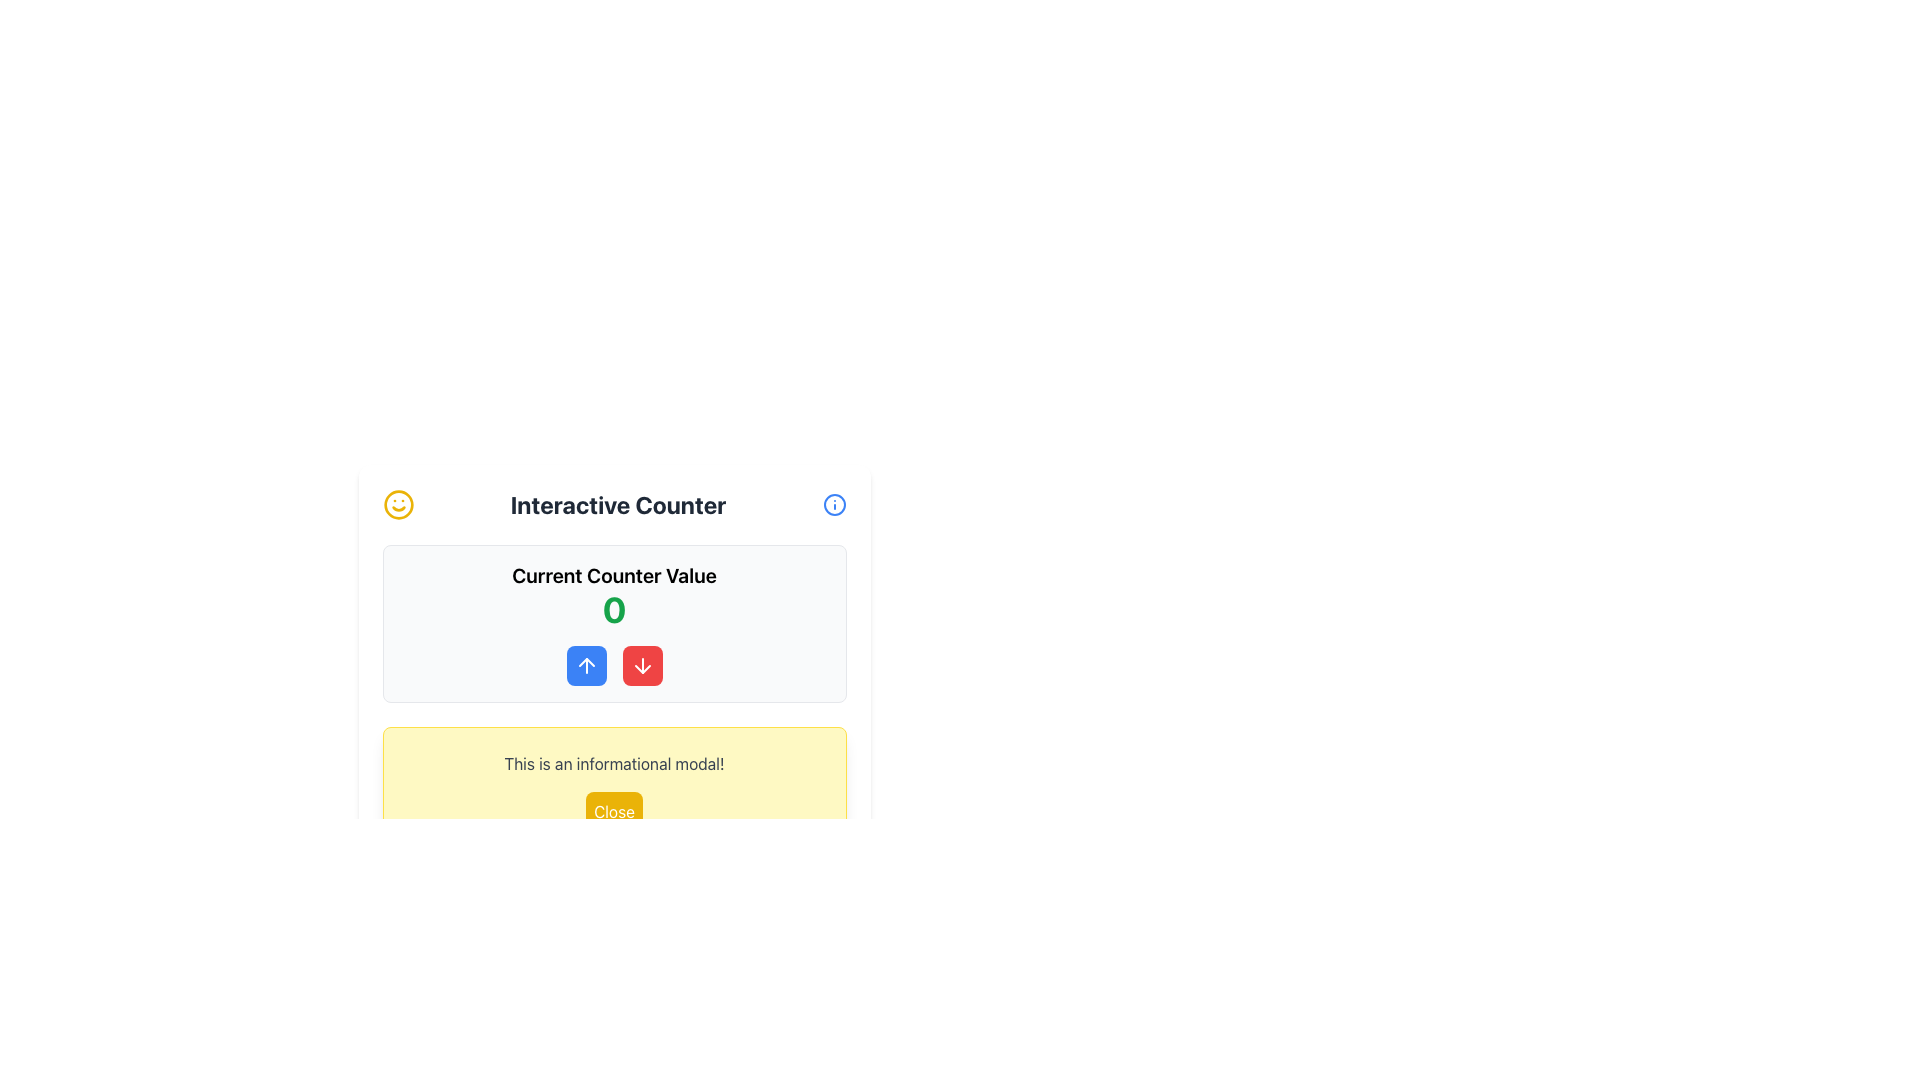 The height and width of the screenshot is (1080, 1920). I want to click on the blue circular information icon with an 'i' symbol located at the top right corner adjacent to the heading 'Interactive Counter', so click(834, 504).